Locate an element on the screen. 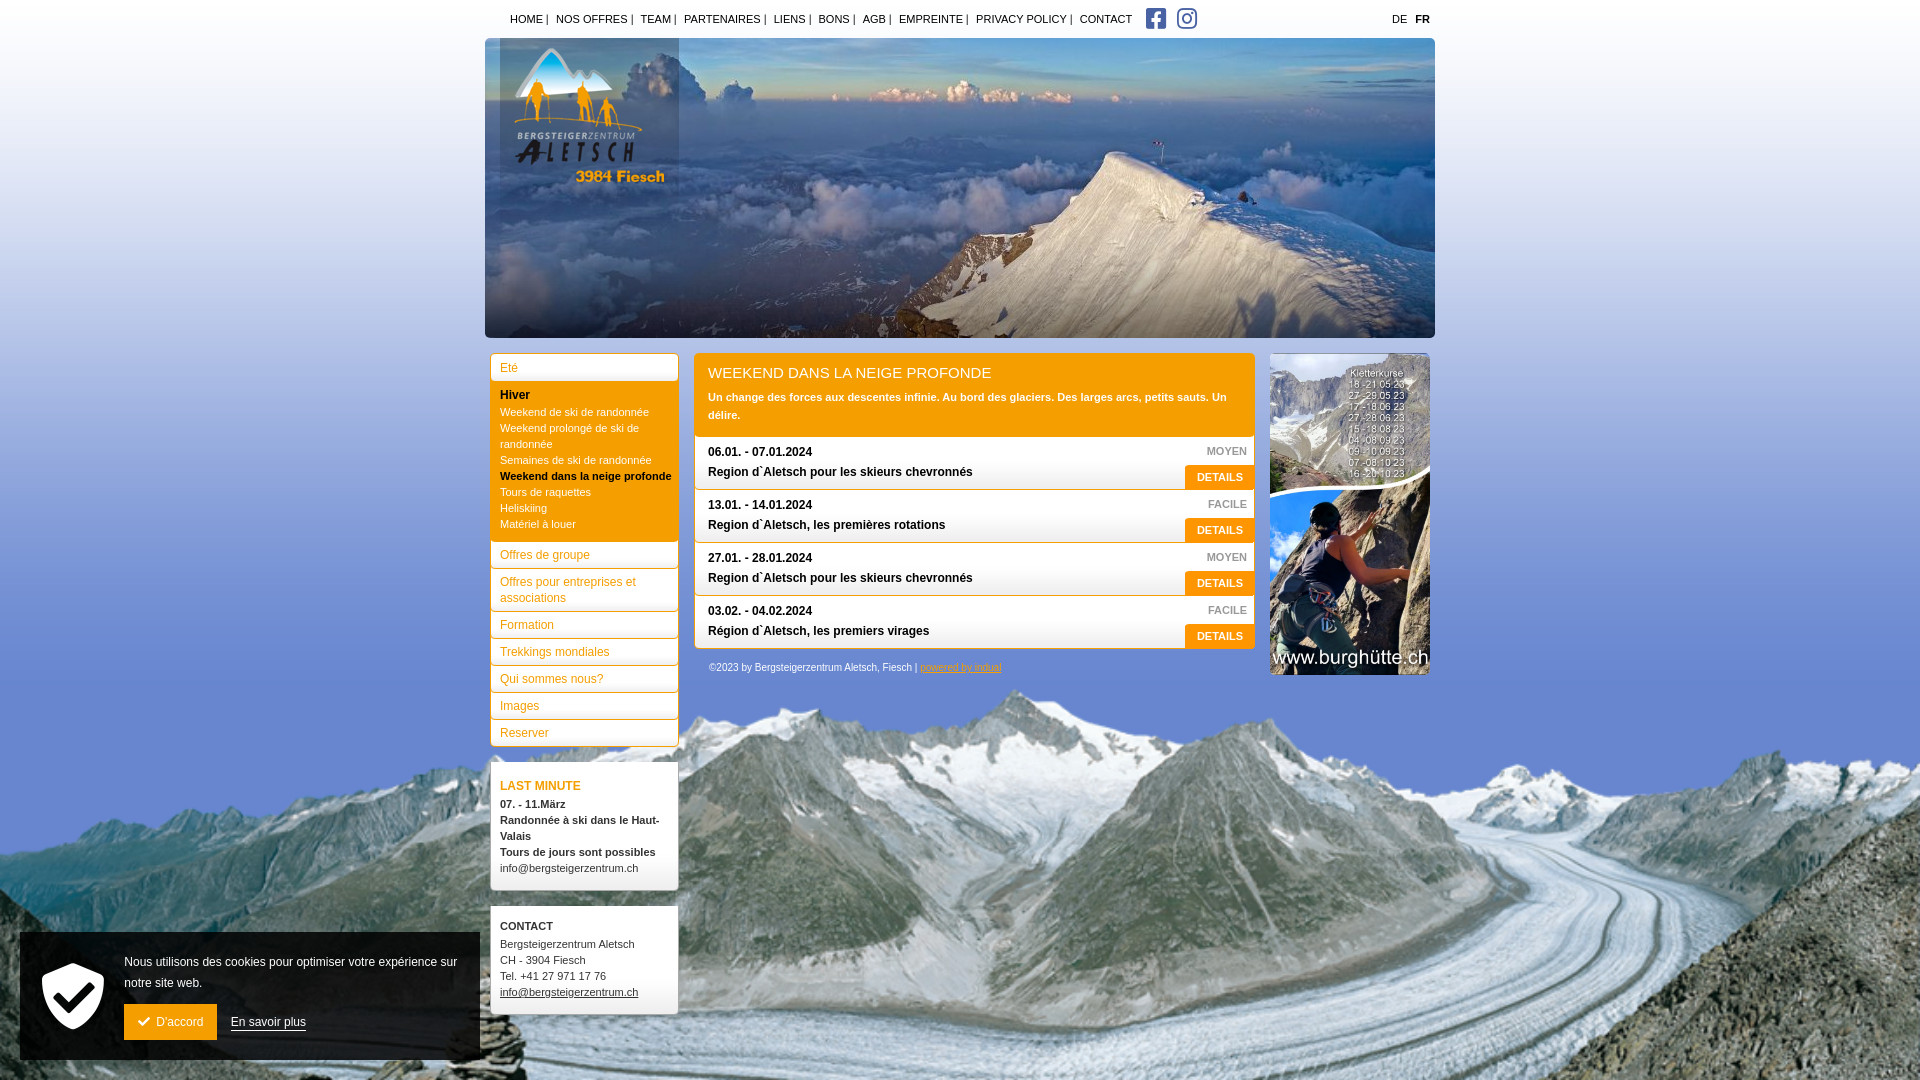 This screenshot has width=1920, height=1080. 'PARTENAIRES' is located at coordinates (719, 19).